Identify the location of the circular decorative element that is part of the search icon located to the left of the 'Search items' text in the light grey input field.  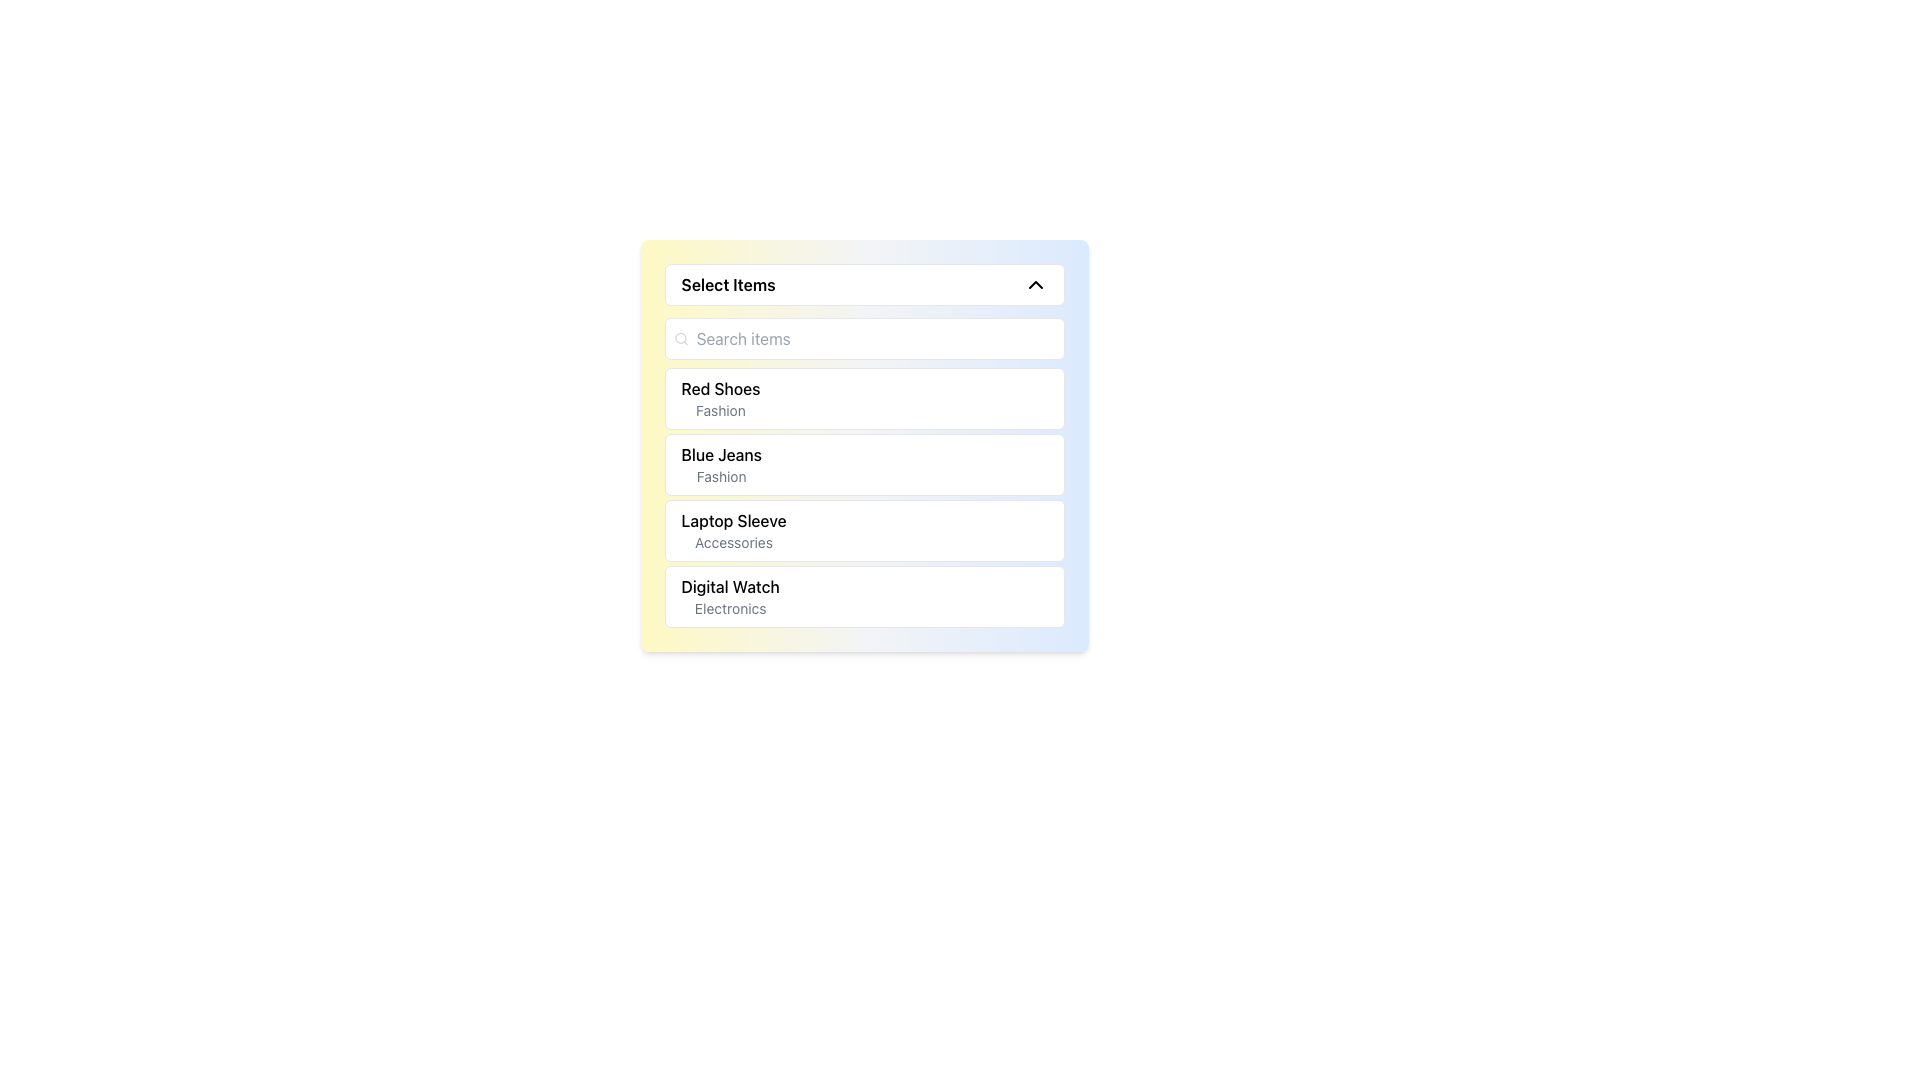
(680, 337).